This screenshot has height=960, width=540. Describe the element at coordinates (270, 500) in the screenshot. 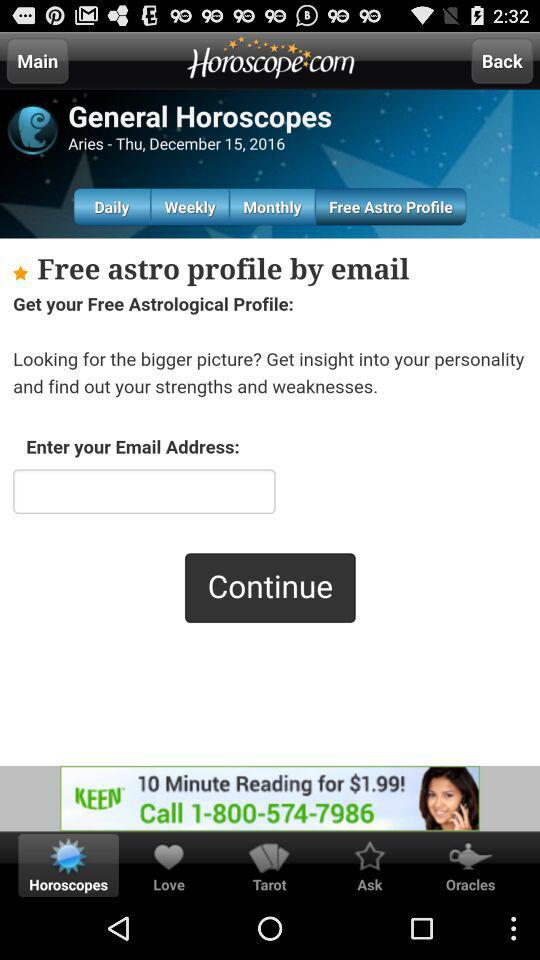

I see `email address` at that location.